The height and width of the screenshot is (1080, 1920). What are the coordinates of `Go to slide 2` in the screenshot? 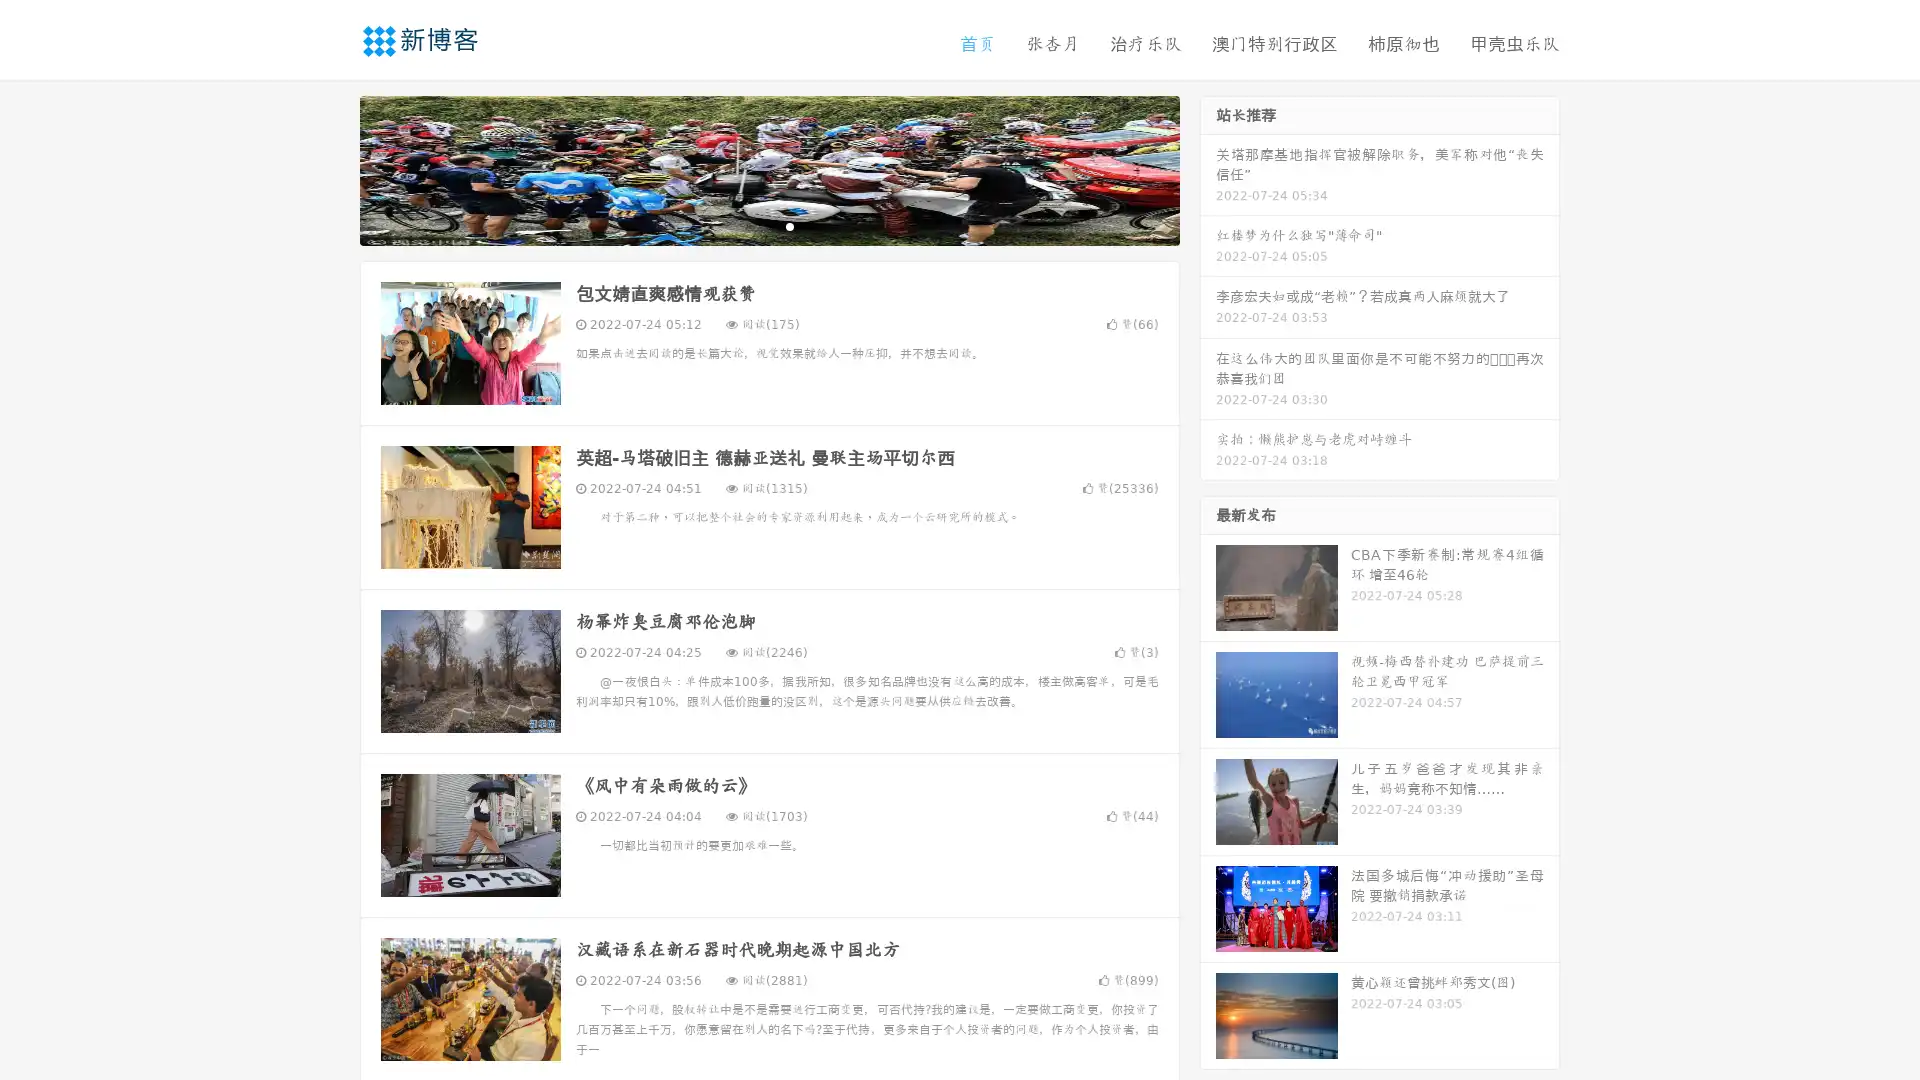 It's located at (768, 225).